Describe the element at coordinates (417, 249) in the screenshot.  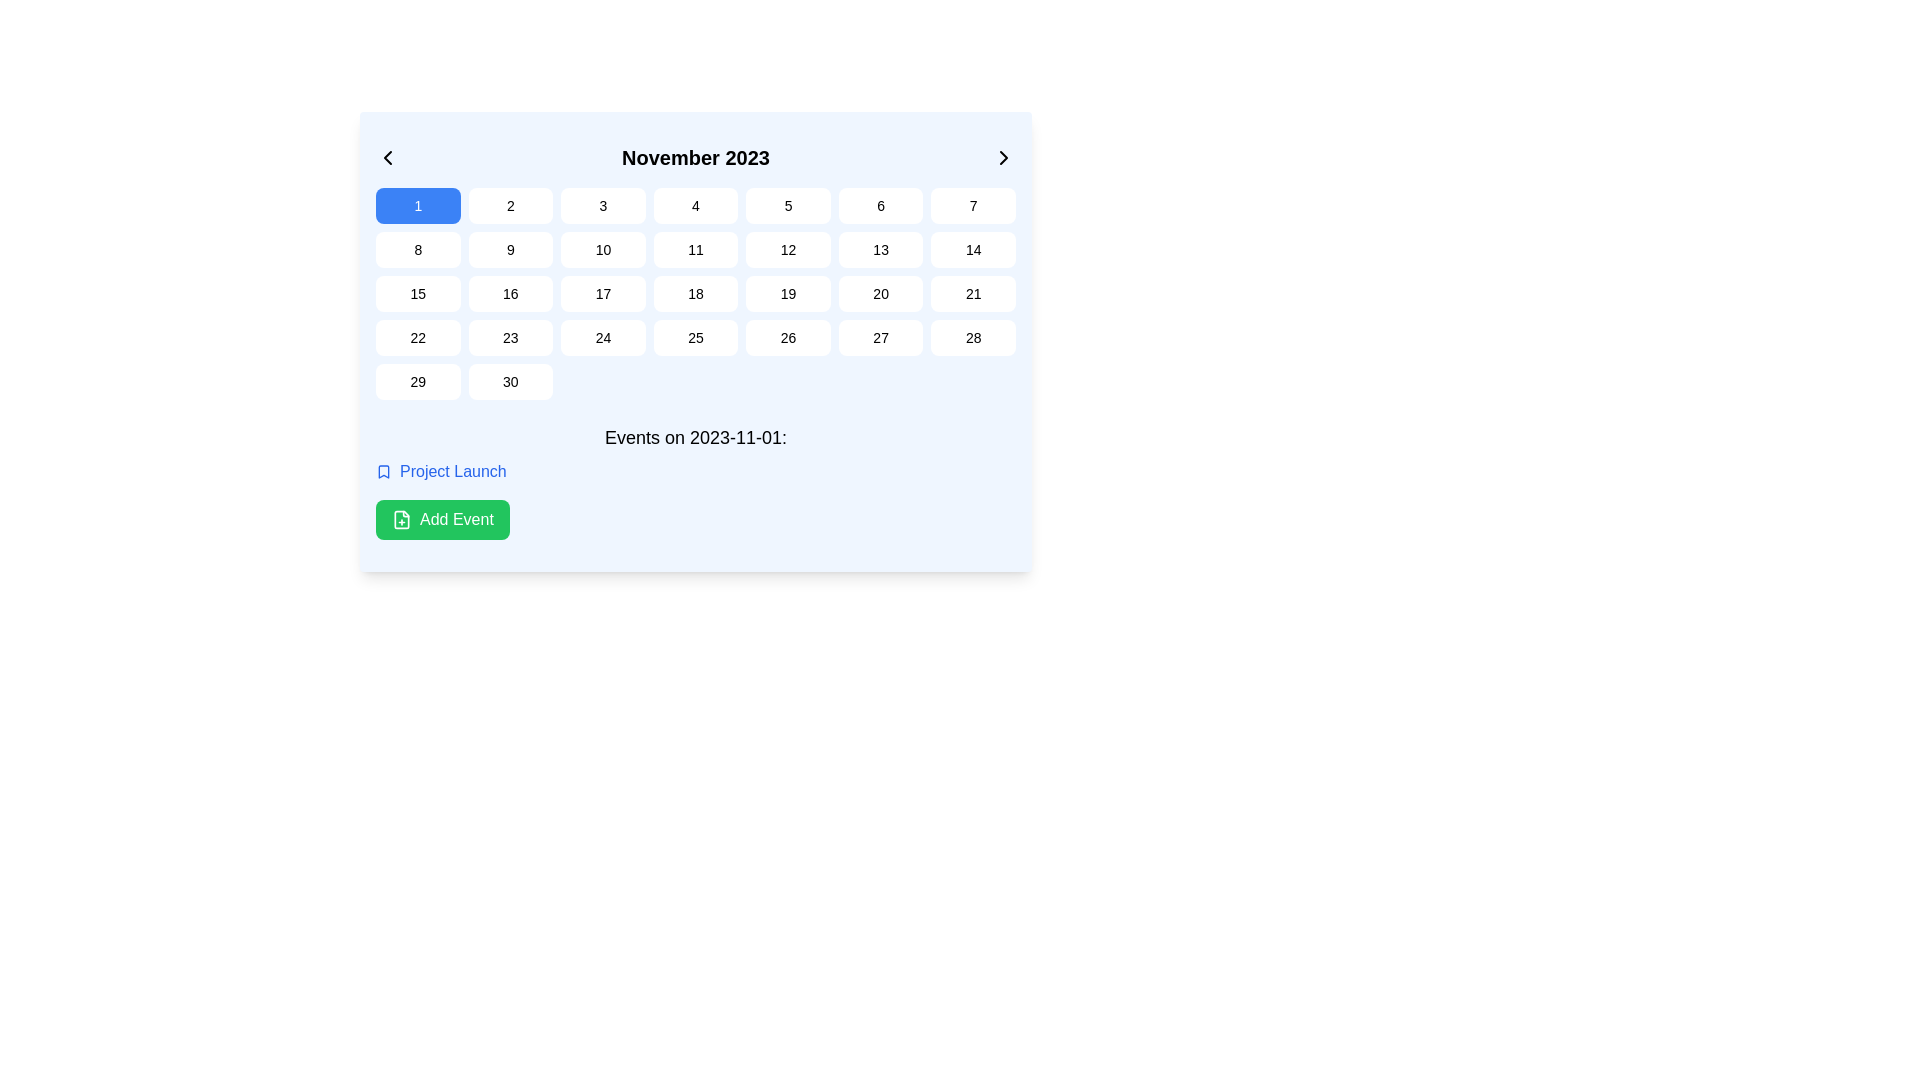
I see `the rectangular button displaying the number '8' in the calendar interface` at that location.